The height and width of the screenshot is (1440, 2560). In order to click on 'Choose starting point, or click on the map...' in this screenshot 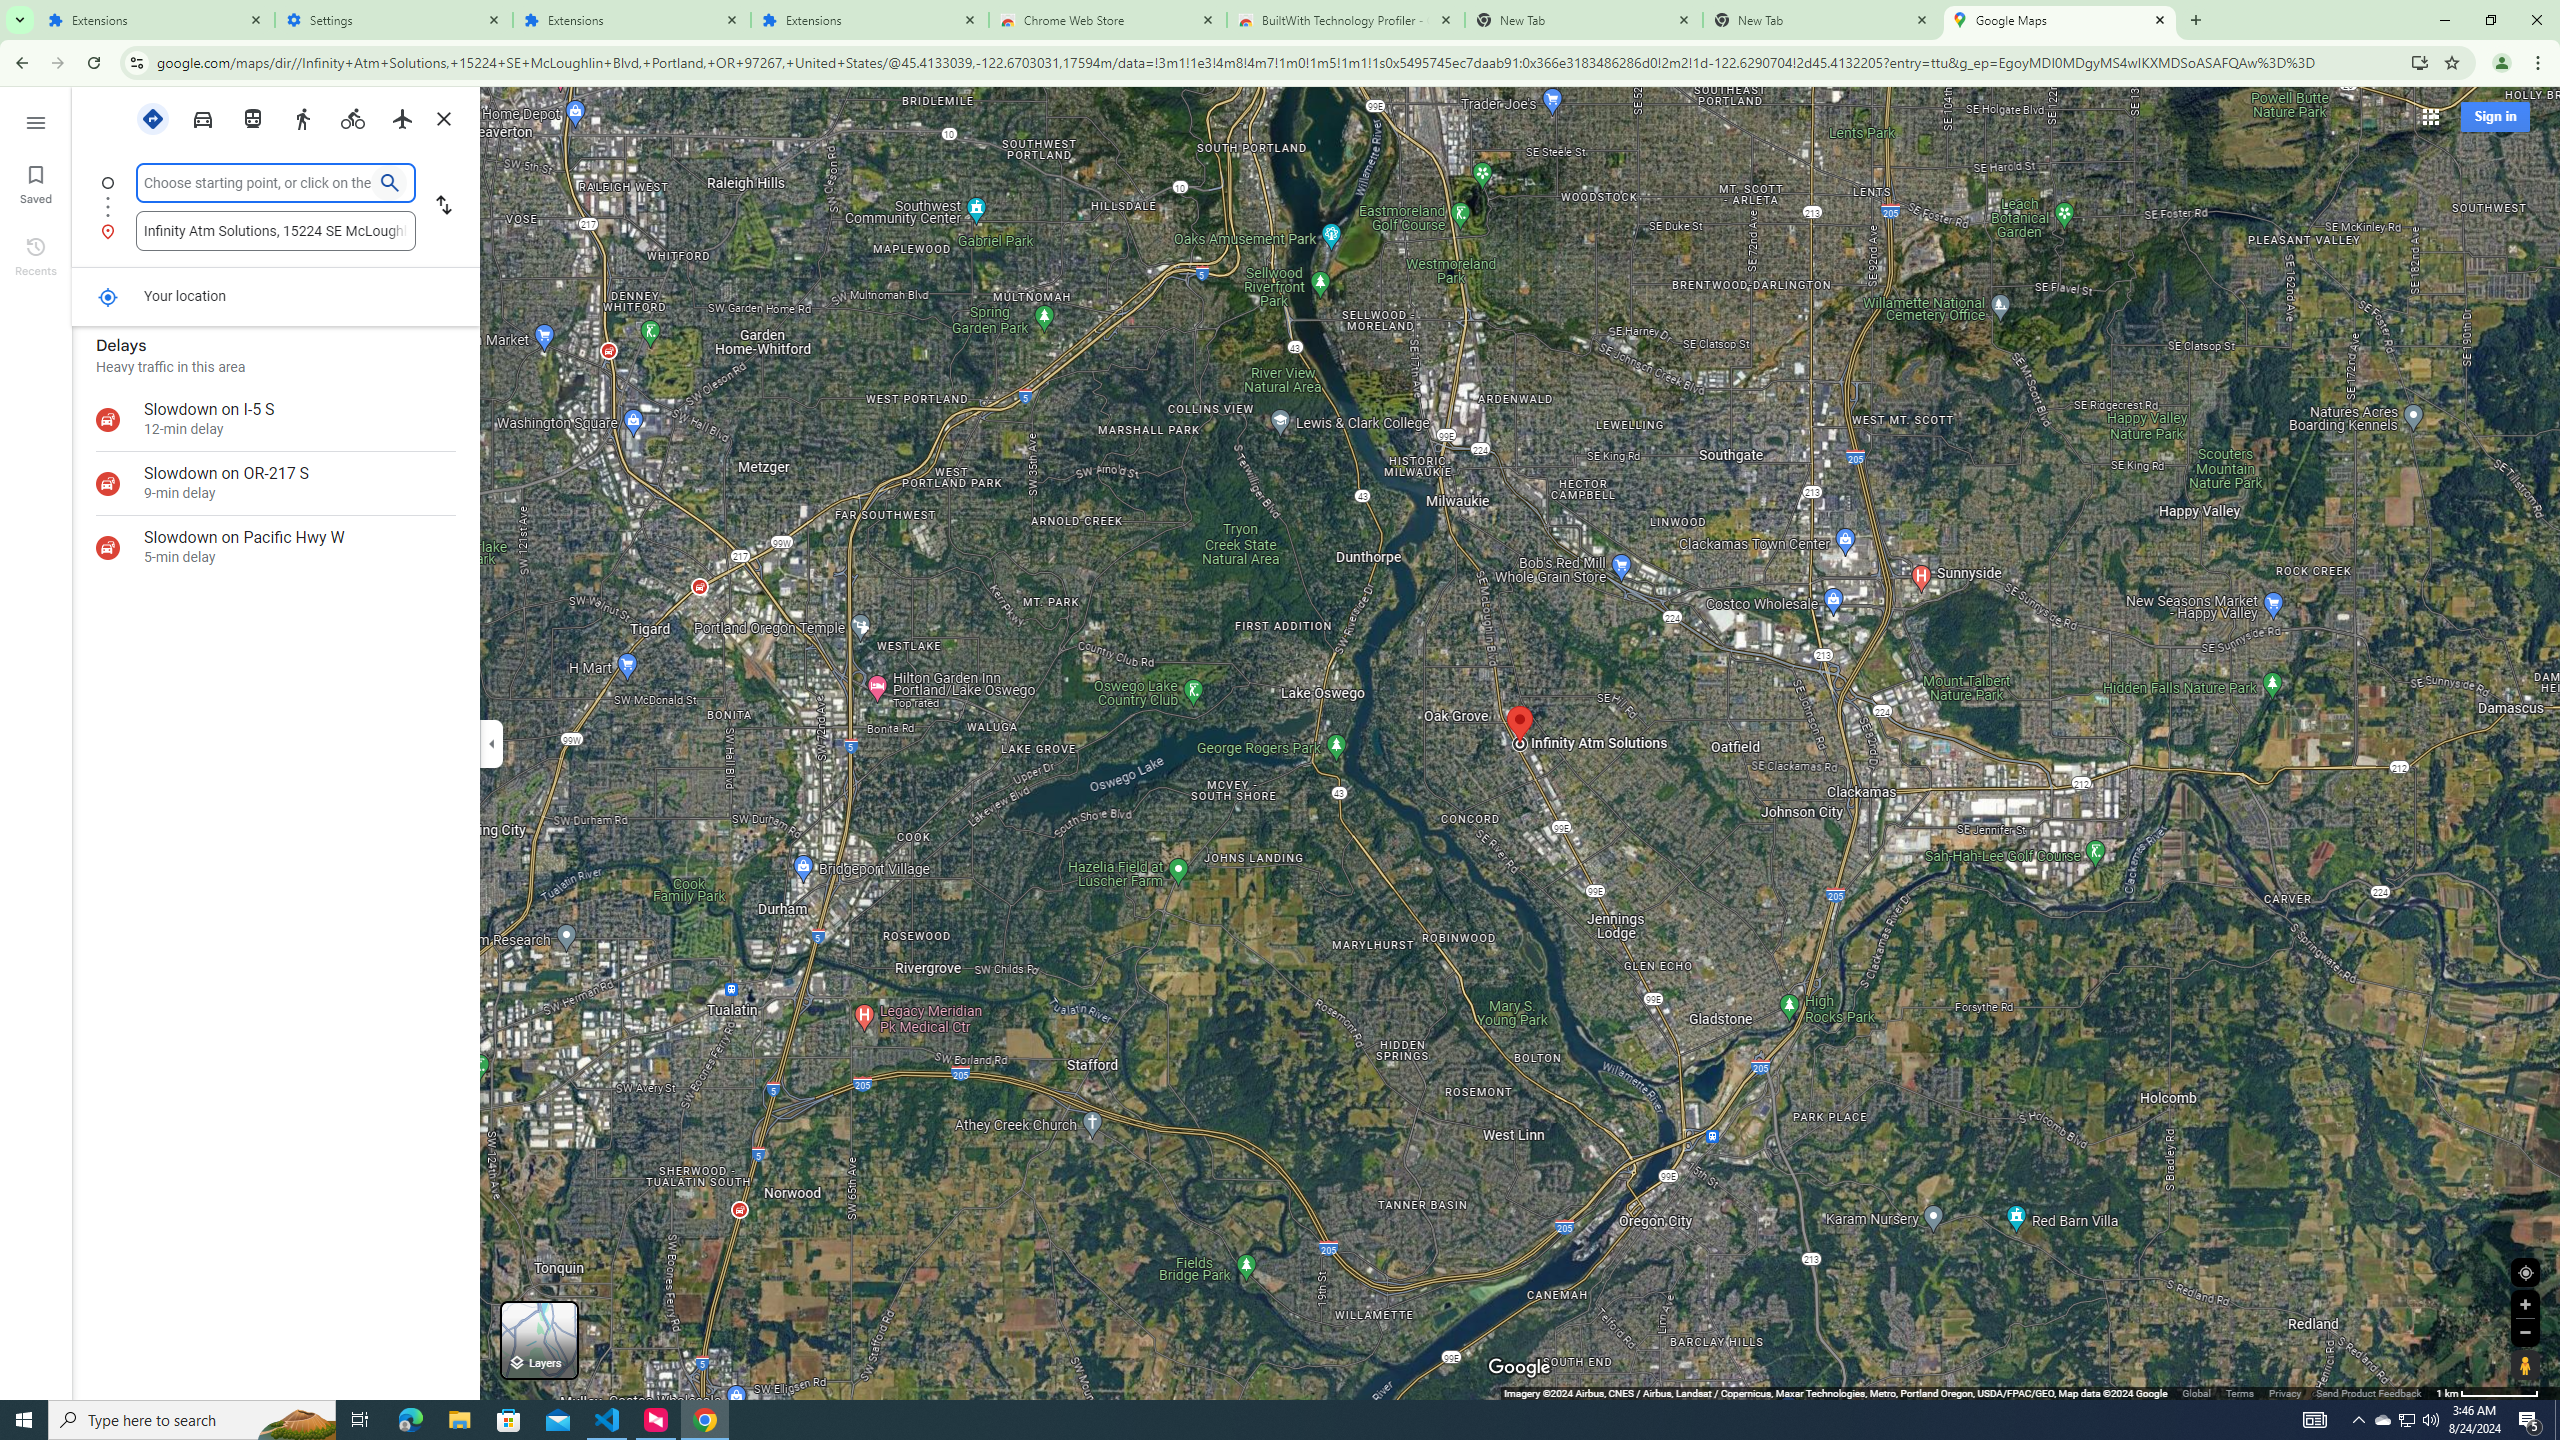, I will do `click(257, 181)`.